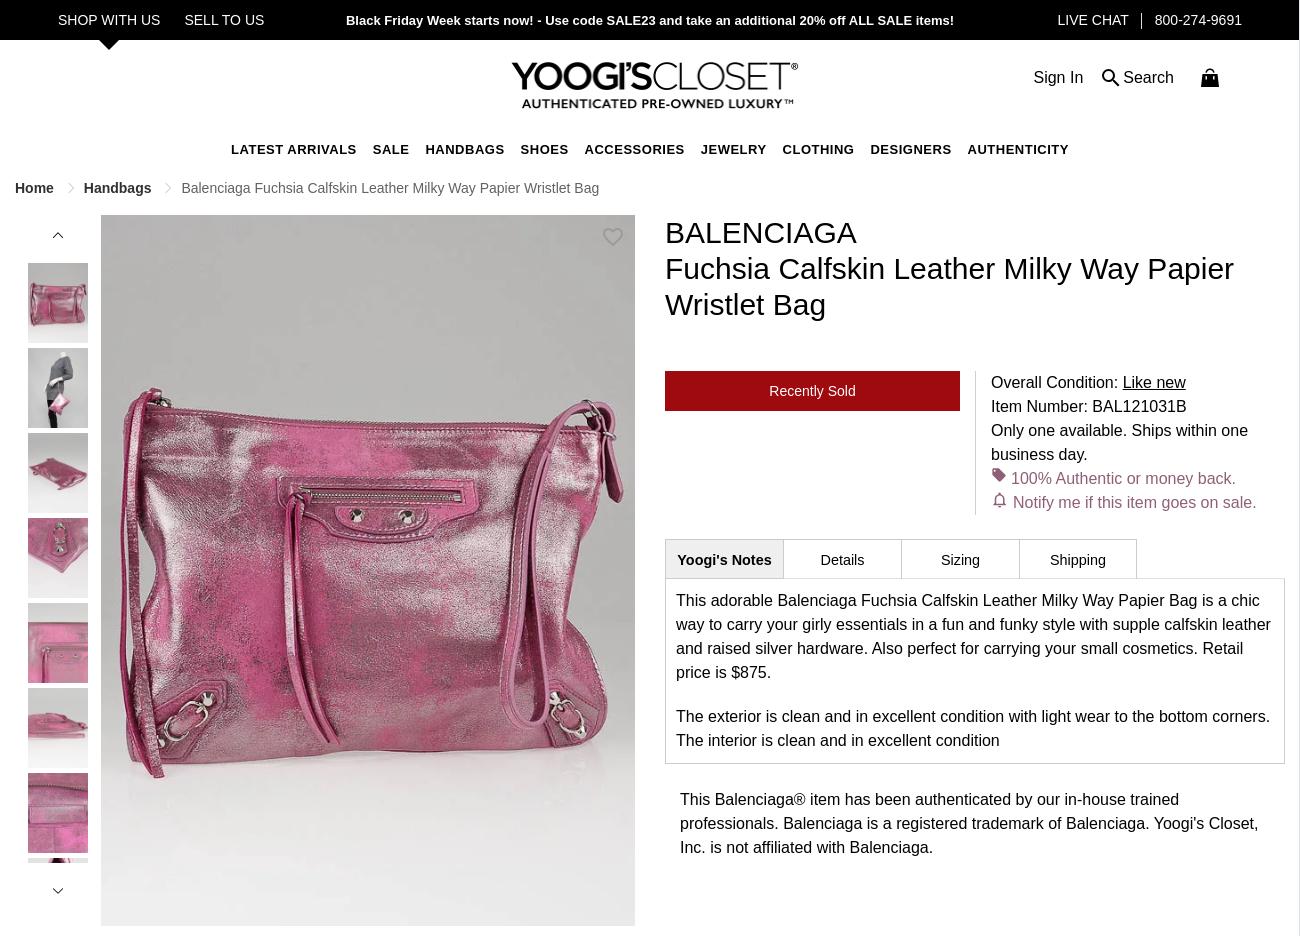 This screenshot has width=1300, height=936. I want to click on '800-274-9691', so click(1154, 19).